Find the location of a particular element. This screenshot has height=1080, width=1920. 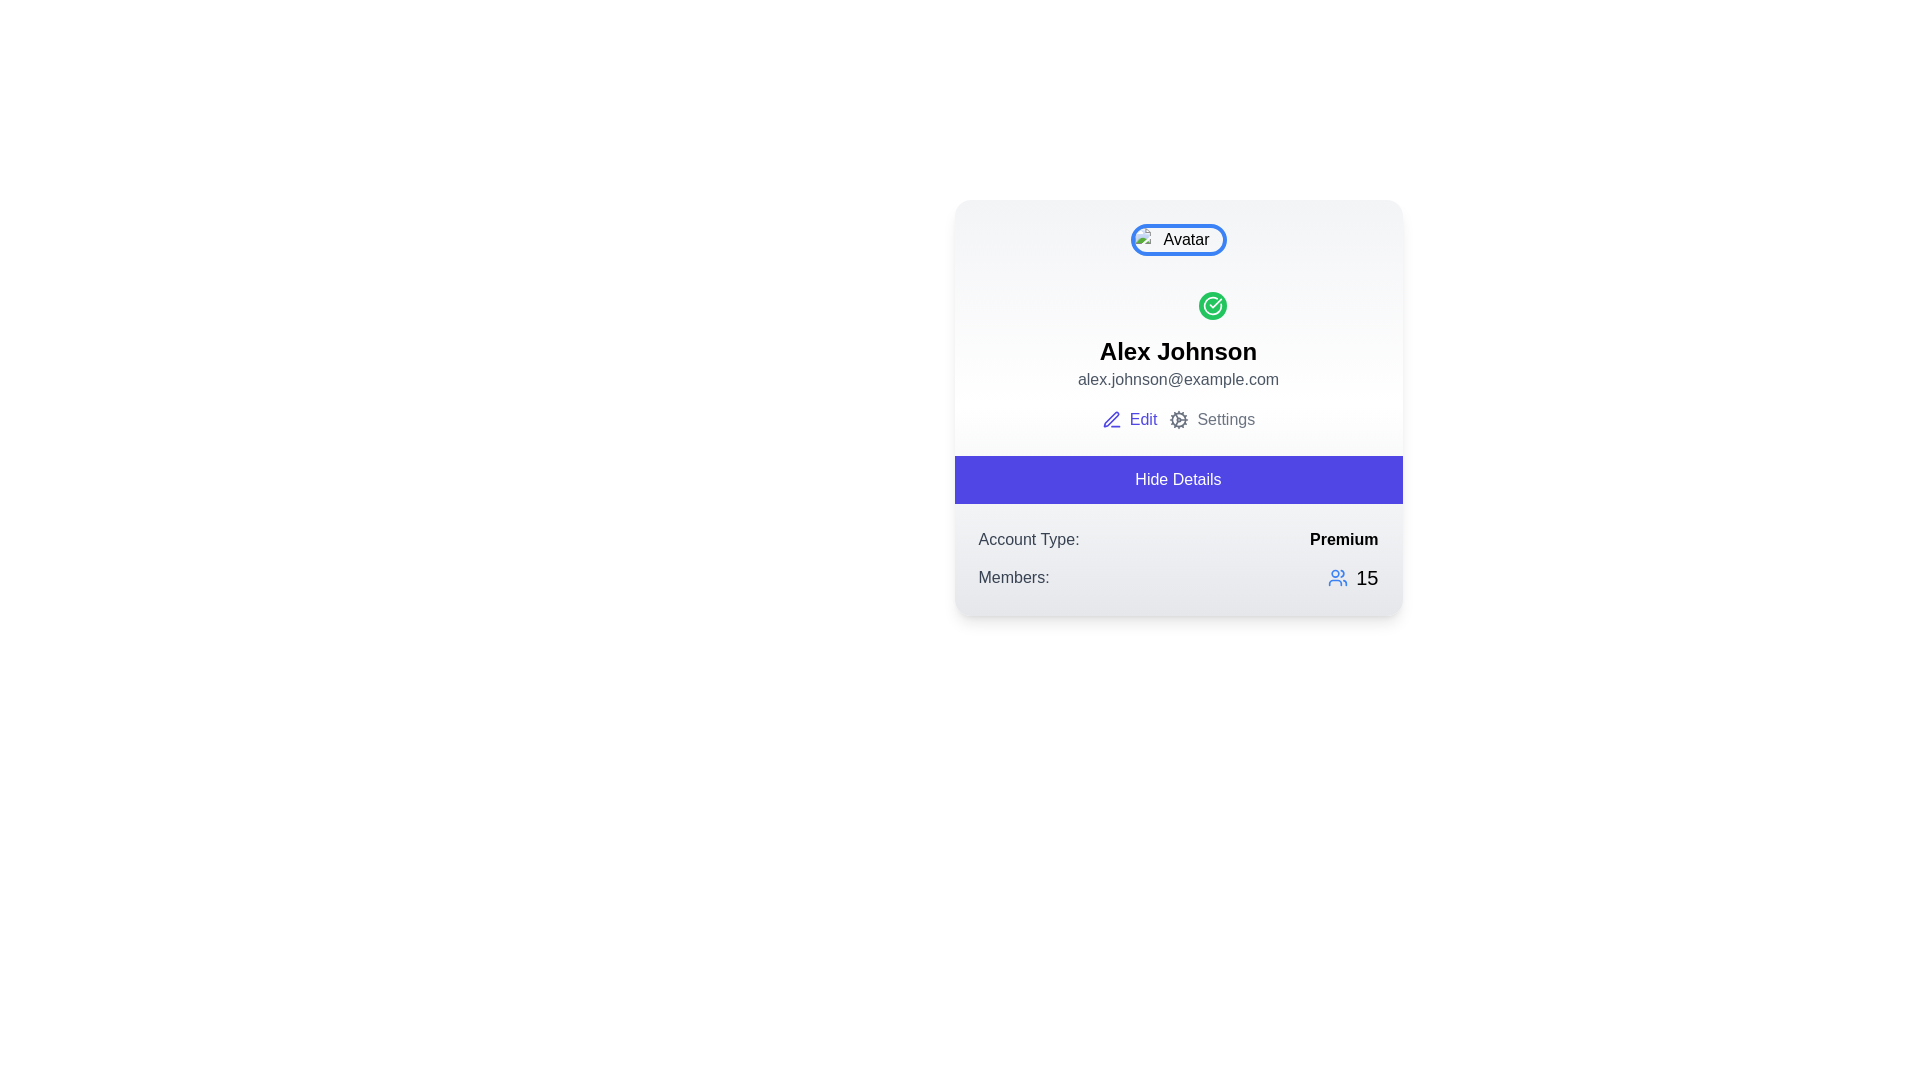

the bold black text label displaying the word 'Premium', which is aligned horizontally with the 'Account Type:' text and located in the bottom section of the card is located at coordinates (1344, 540).